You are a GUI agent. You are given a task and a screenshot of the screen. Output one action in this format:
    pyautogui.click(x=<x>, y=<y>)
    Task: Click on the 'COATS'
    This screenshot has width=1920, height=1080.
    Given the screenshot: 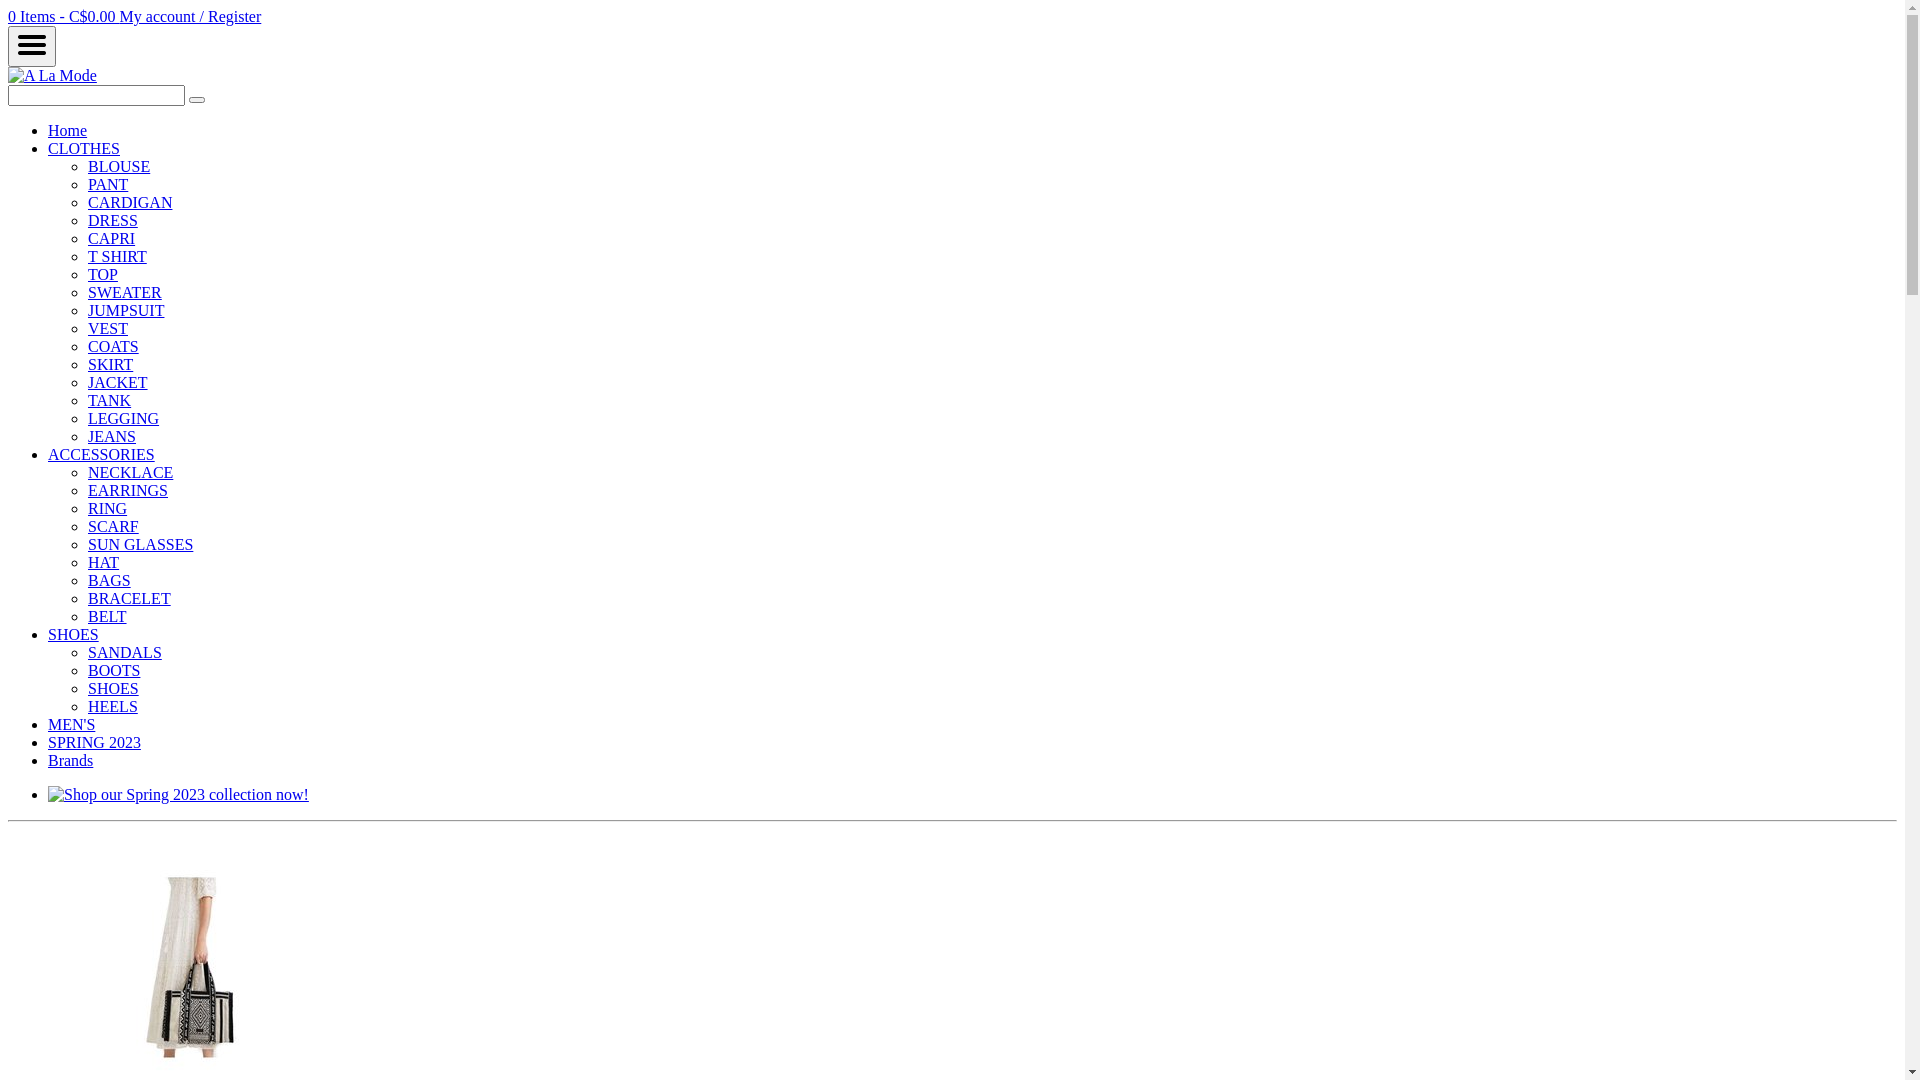 What is the action you would take?
    pyautogui.click(x=86, y=345)
    